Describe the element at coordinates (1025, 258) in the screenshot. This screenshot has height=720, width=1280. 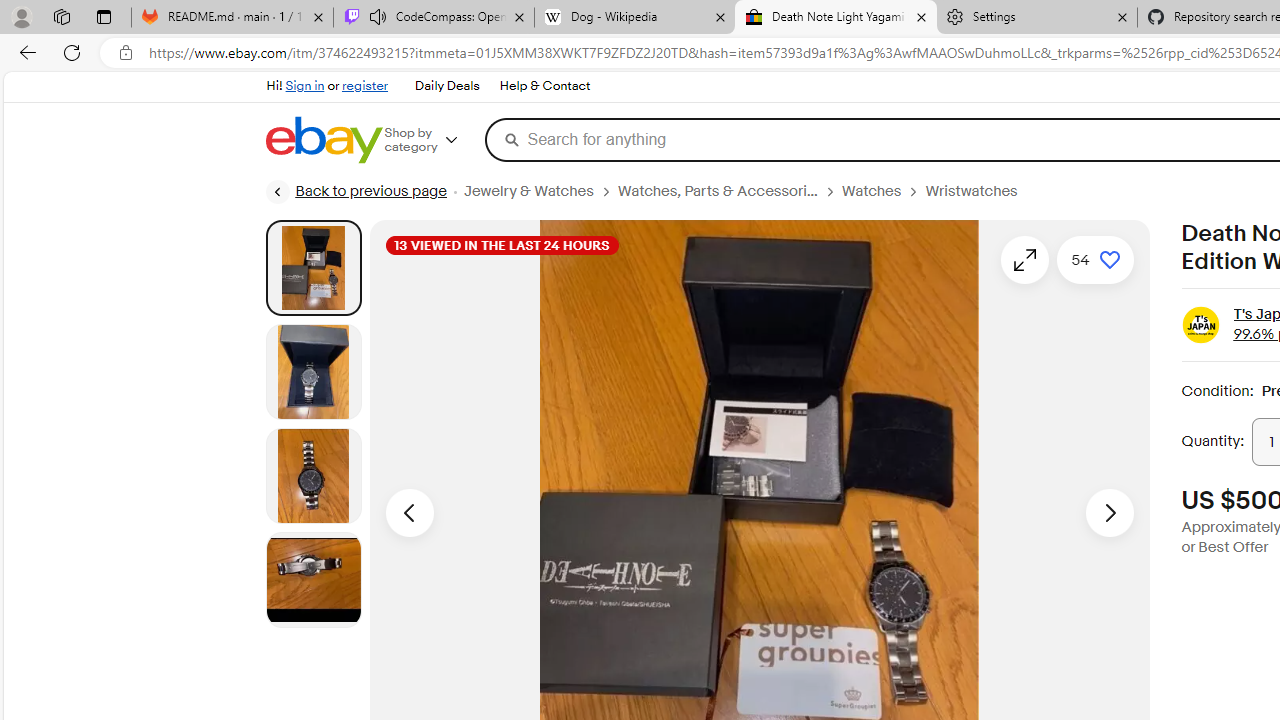
I see `'Class: icon-btn'` at that location.